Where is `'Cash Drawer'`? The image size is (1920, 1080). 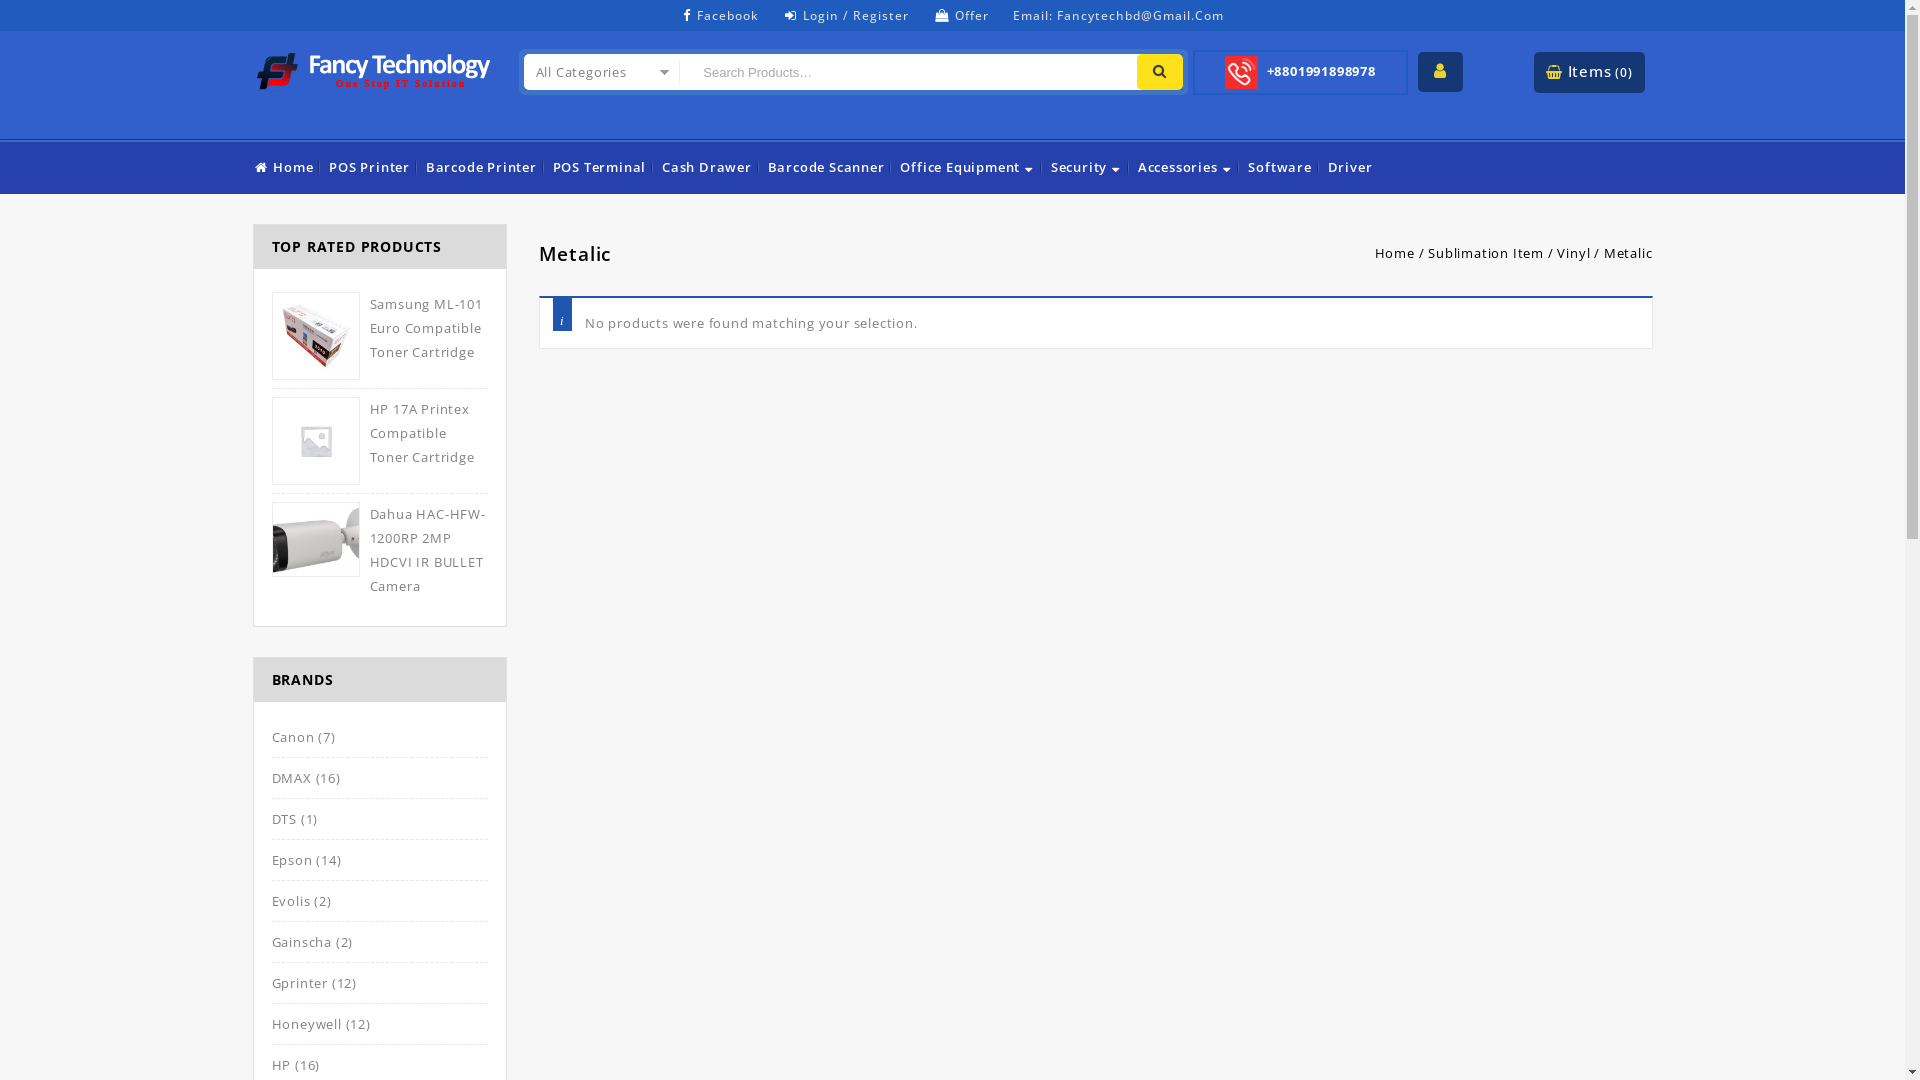 'Cash Drawer' is located at coordinates (706, 165).